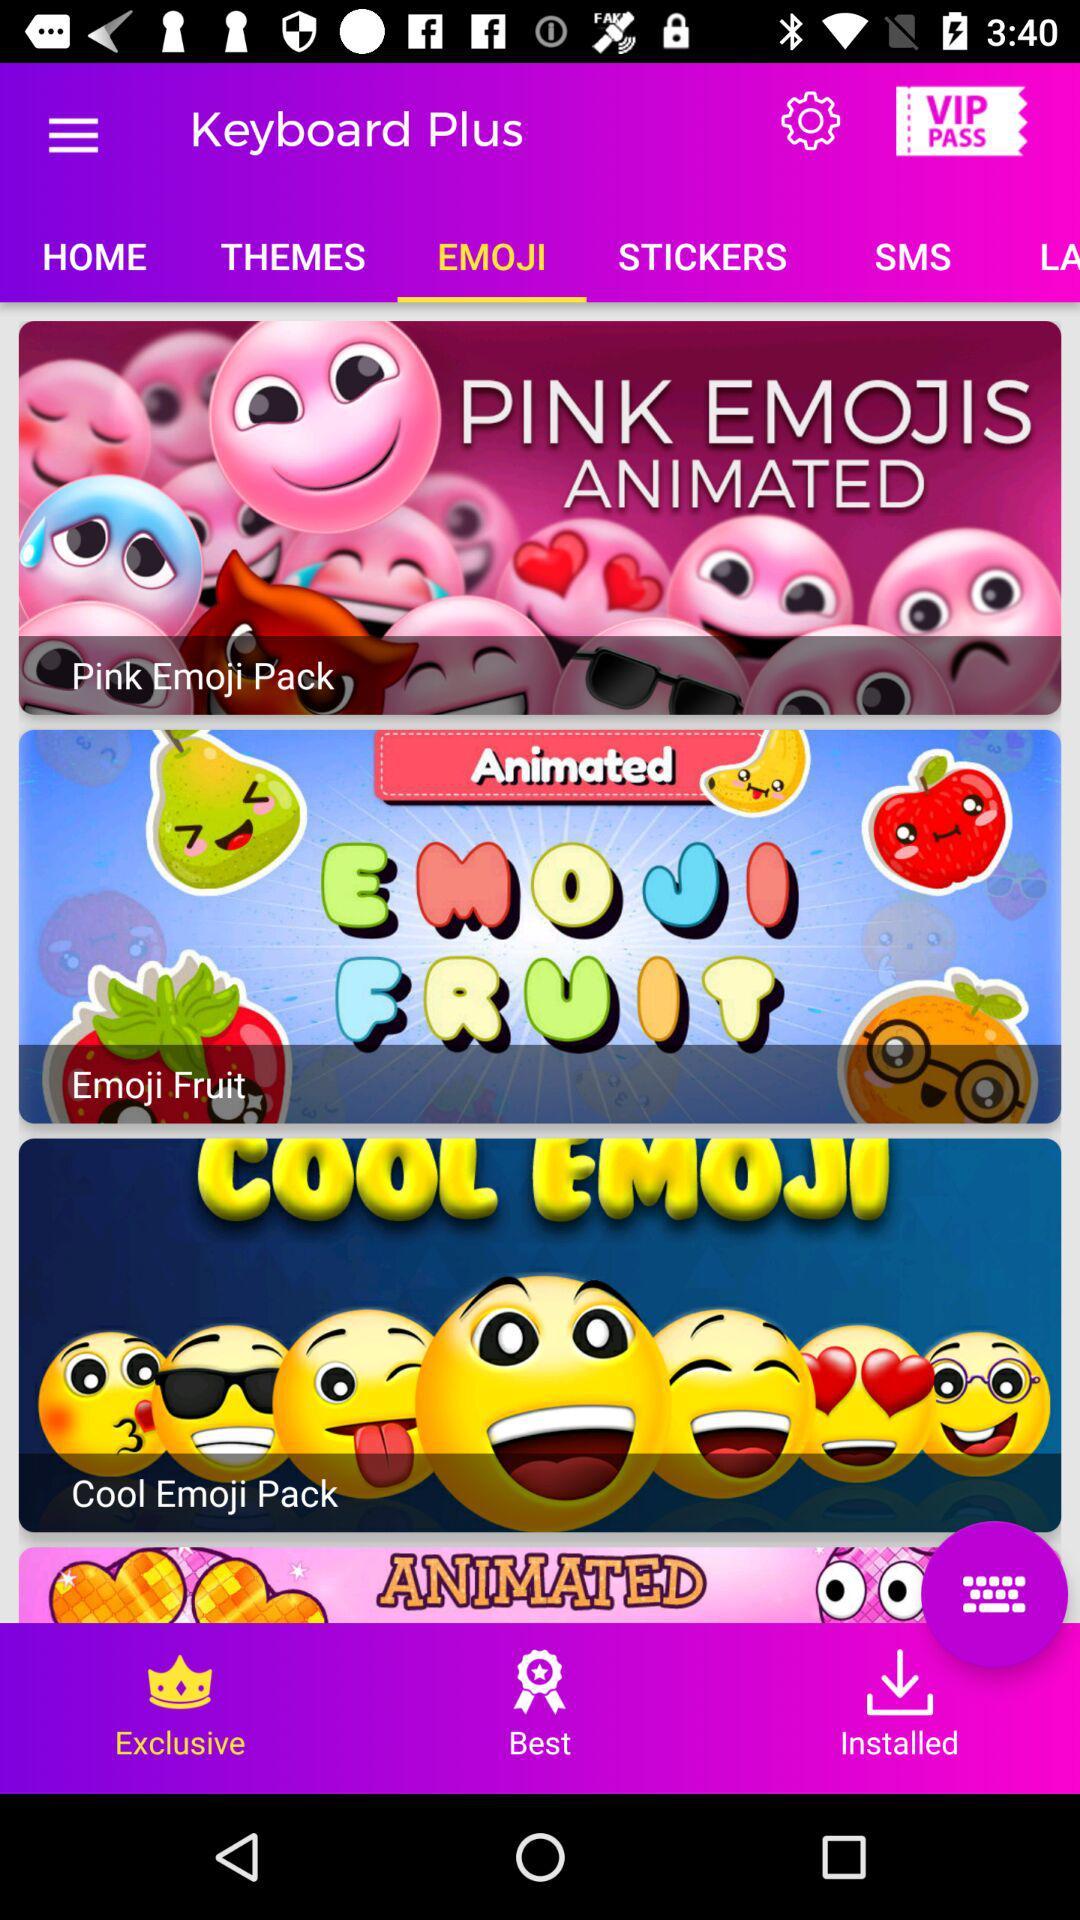  What do you see at coordinates (540, 1680) in the screenshot?
I see `the icon which is just above the best` at bounding box center [540, 1680].